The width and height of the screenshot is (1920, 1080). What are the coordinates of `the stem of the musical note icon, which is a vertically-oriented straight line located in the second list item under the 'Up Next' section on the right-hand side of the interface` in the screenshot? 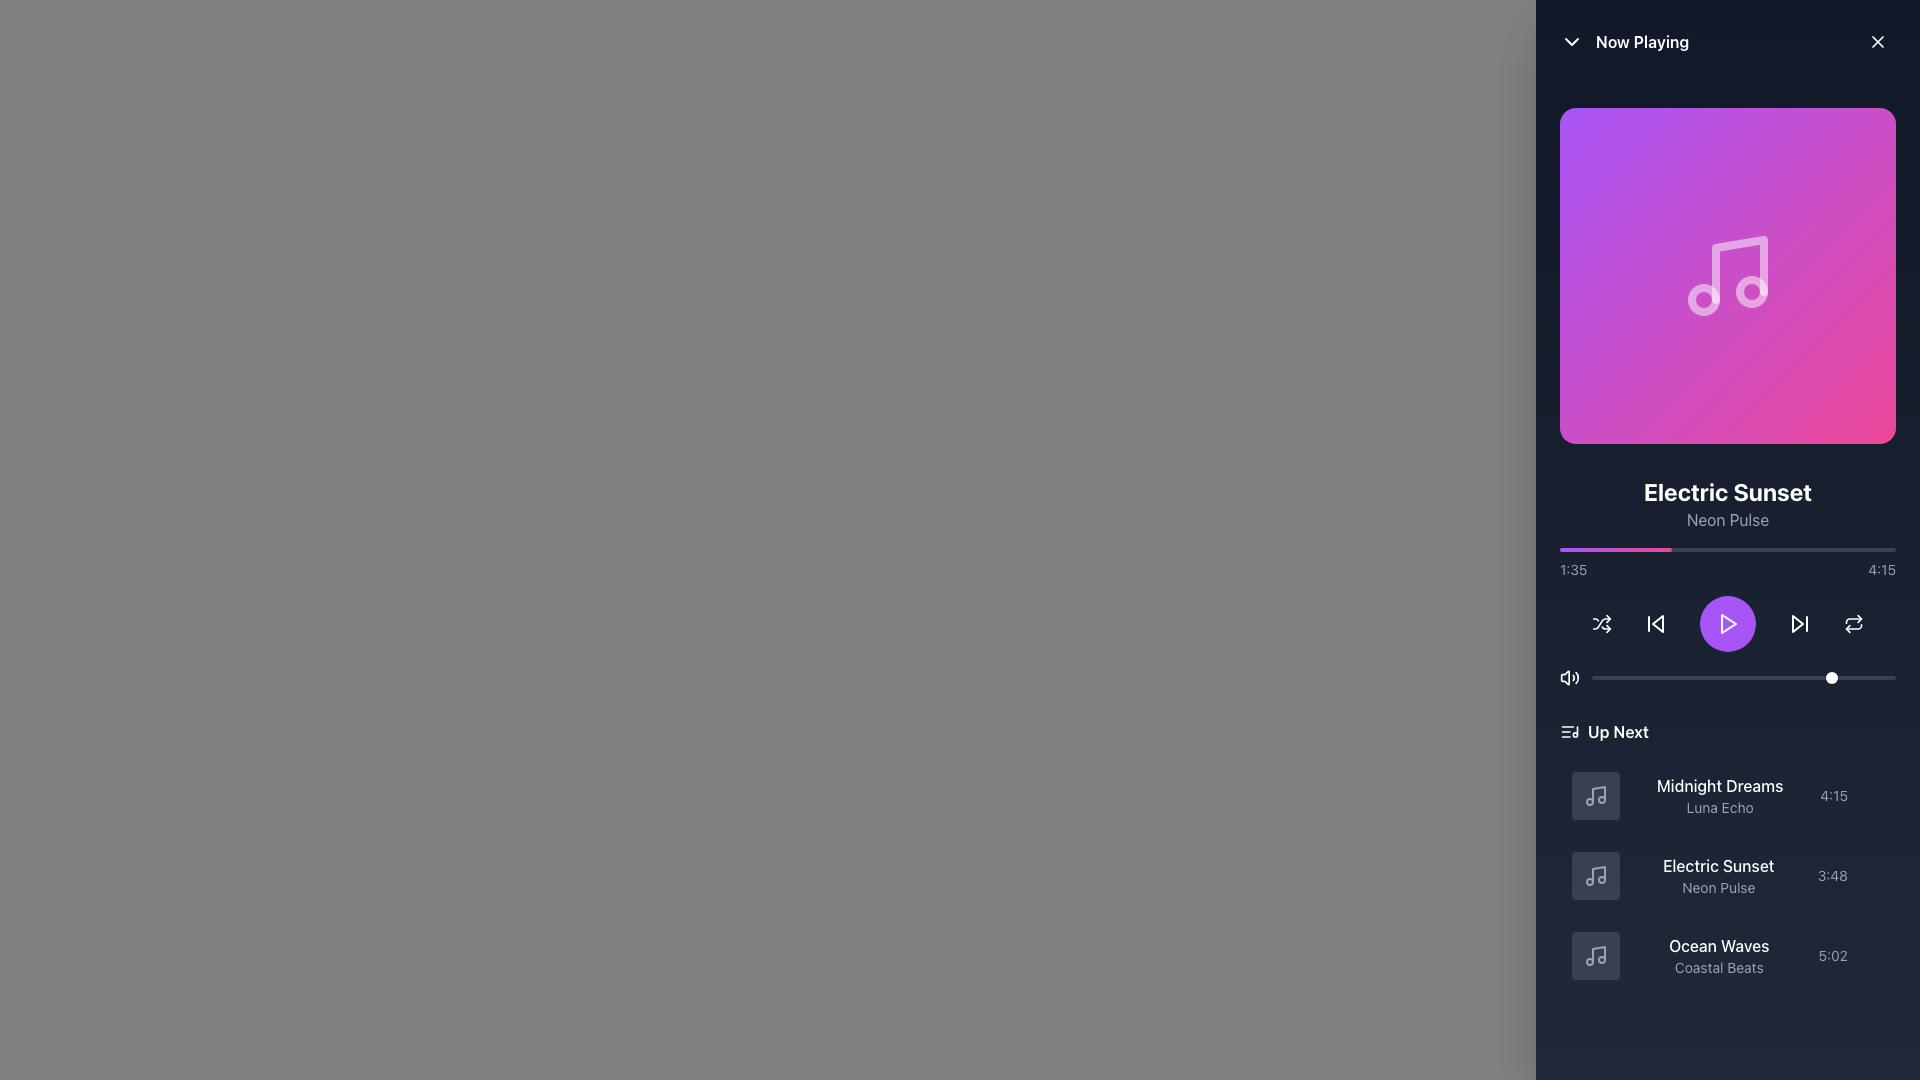 It's located at (1597, 873).